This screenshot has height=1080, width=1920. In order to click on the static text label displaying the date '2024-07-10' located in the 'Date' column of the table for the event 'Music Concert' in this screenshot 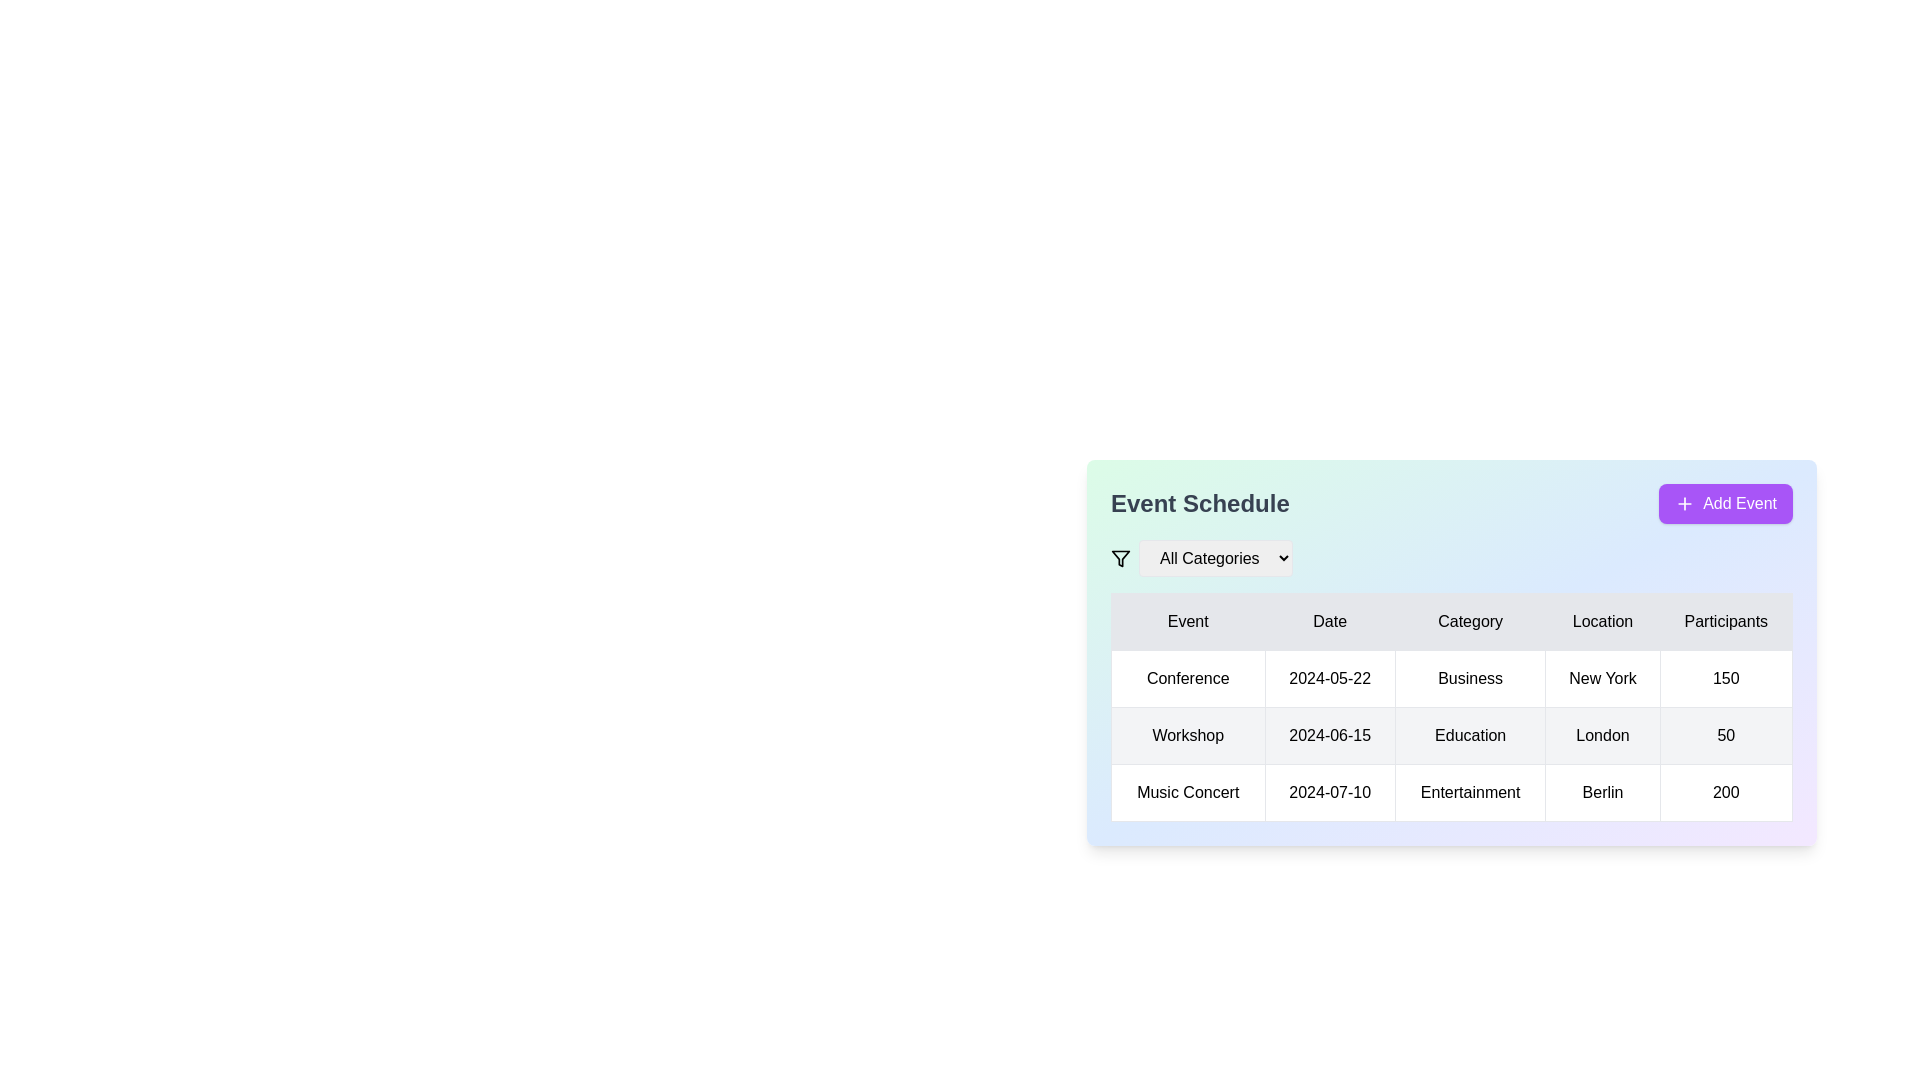, I will do `click(1330, 792)`.